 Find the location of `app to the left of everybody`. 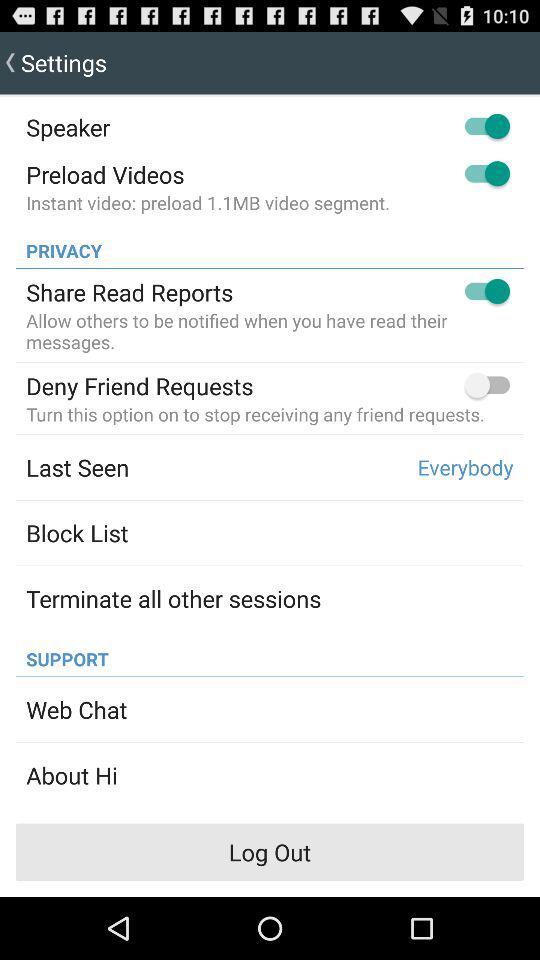

app to the left of everybody is located at coordinates (76, 467).